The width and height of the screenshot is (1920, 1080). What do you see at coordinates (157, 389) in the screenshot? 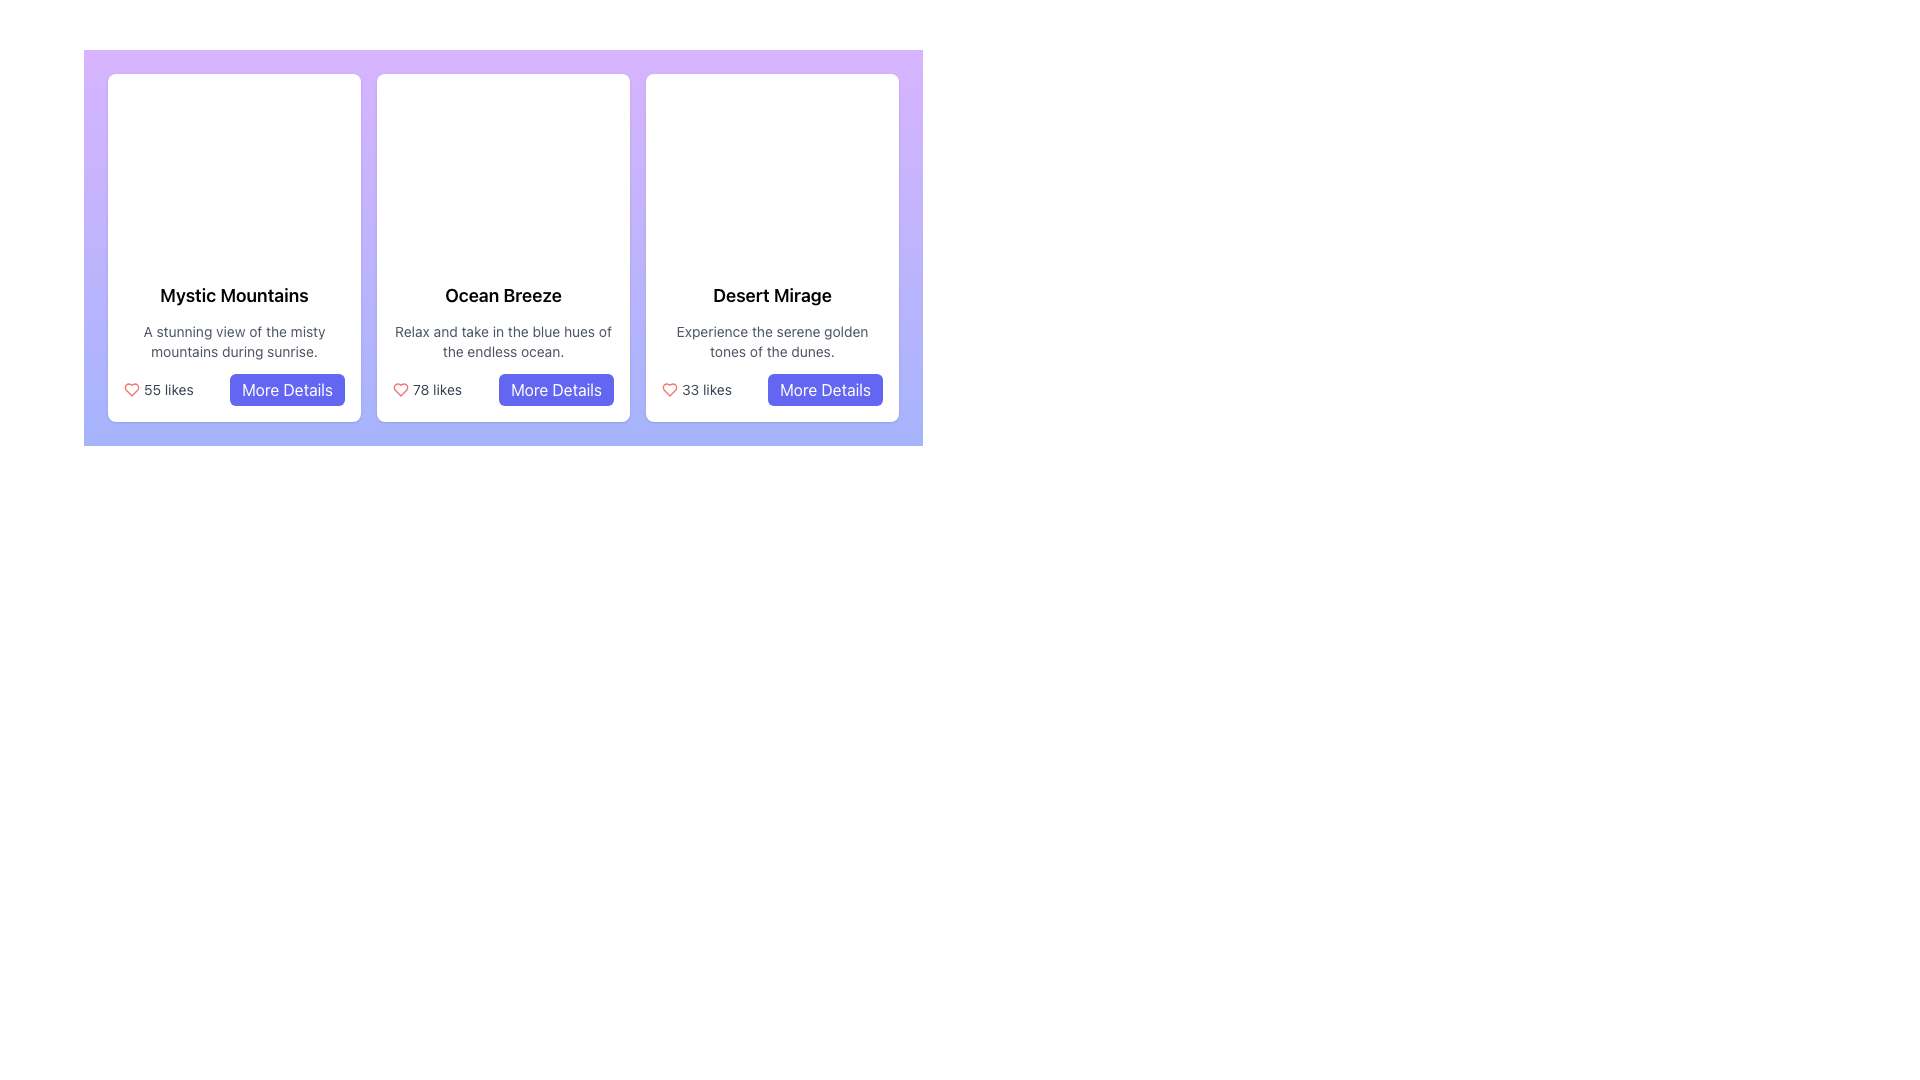
I see `the heart icon next to the '55 likes' text label to register or unregister a like for the content` at bounding box center [157, 389].